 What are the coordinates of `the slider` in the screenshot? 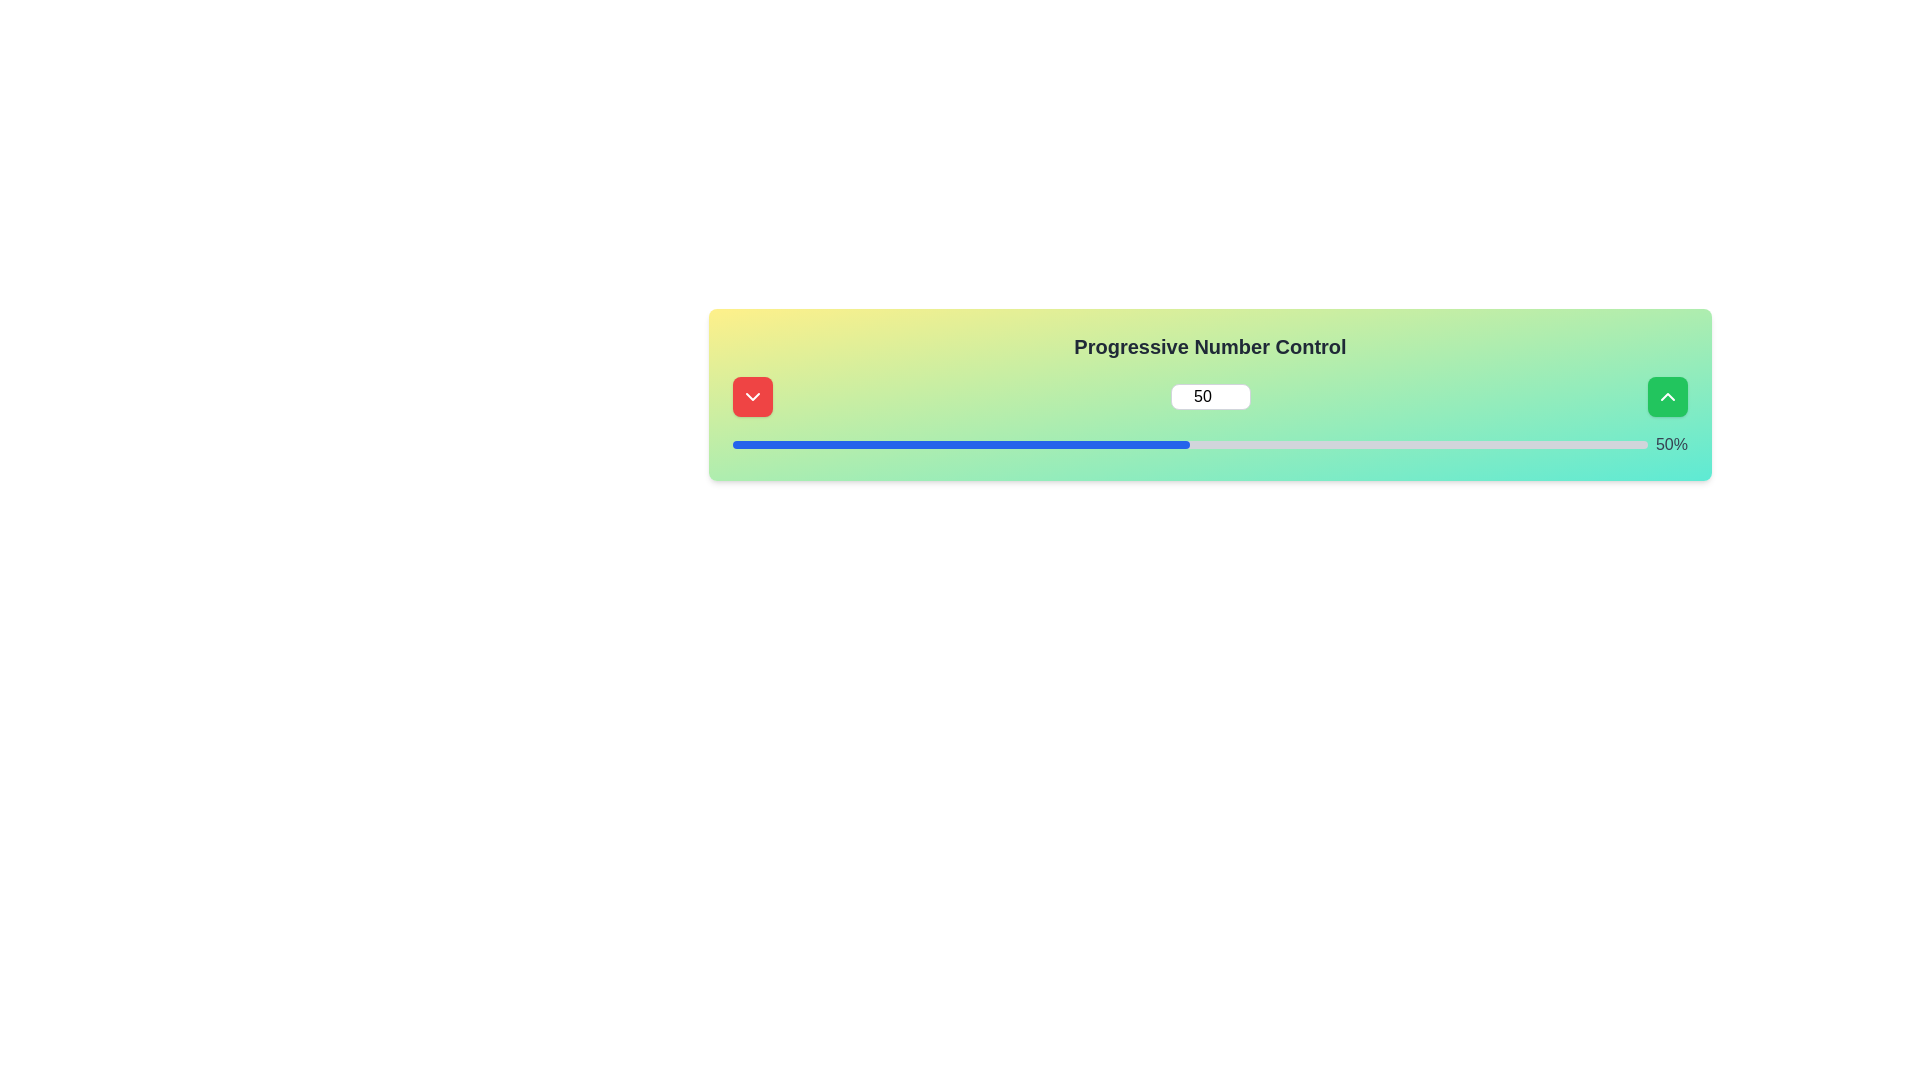 It's located at (1519, 443).